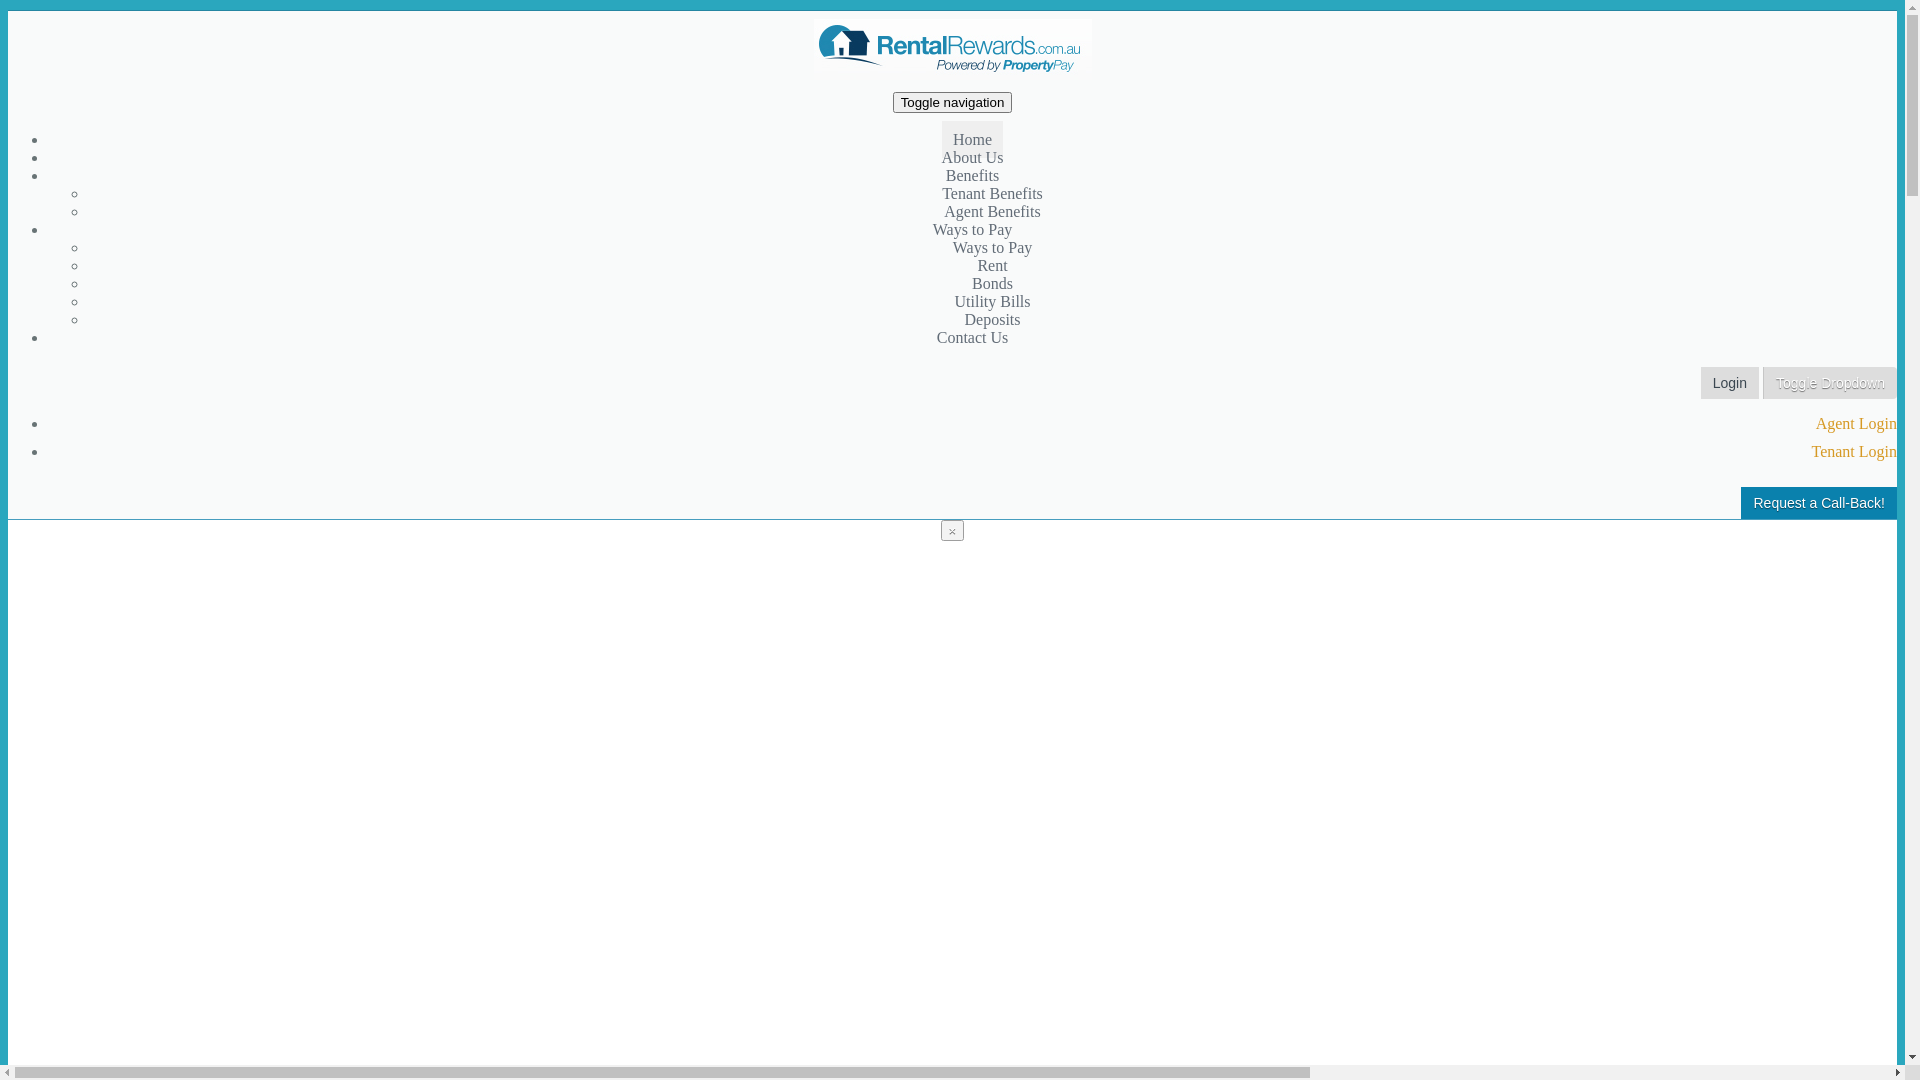 Image resolution: width=1920 pixels, height=1080 pixels. Describe the element at coordinates (925, 336) in the screenshot. I see `'Contact Us'` at that location.